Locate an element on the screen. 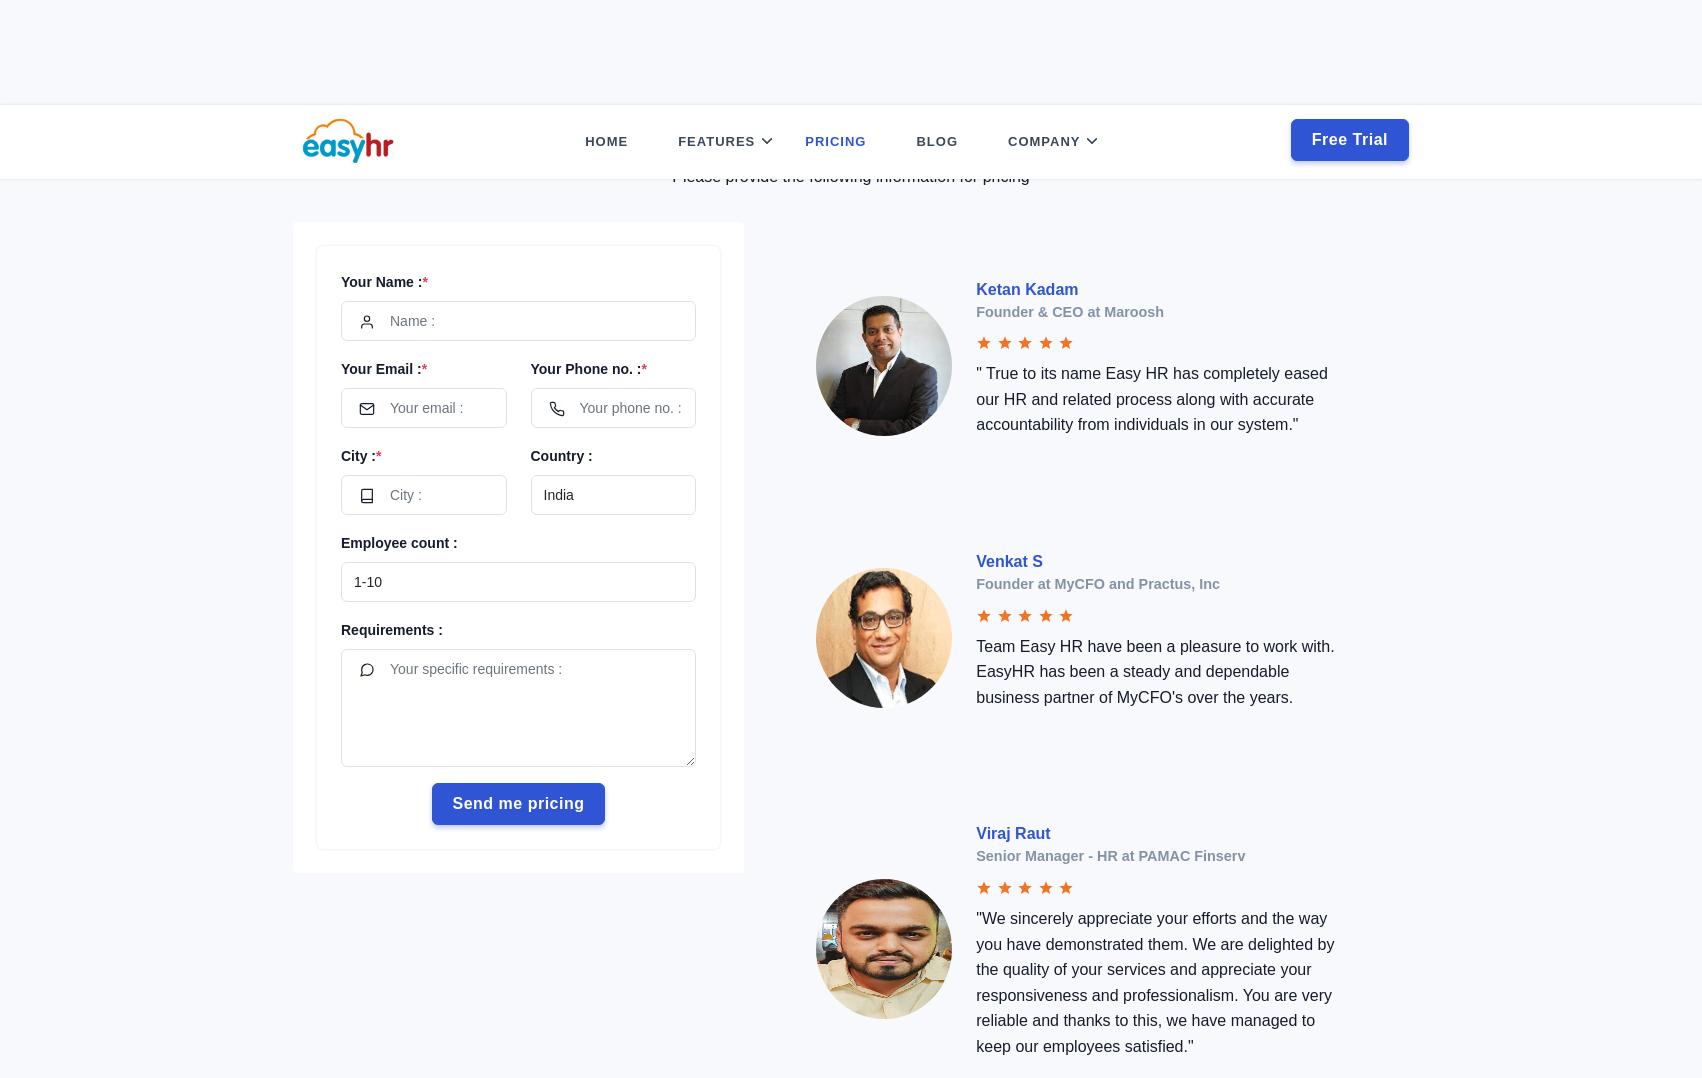  'Employee count :' is located at coordinates (341, 437).